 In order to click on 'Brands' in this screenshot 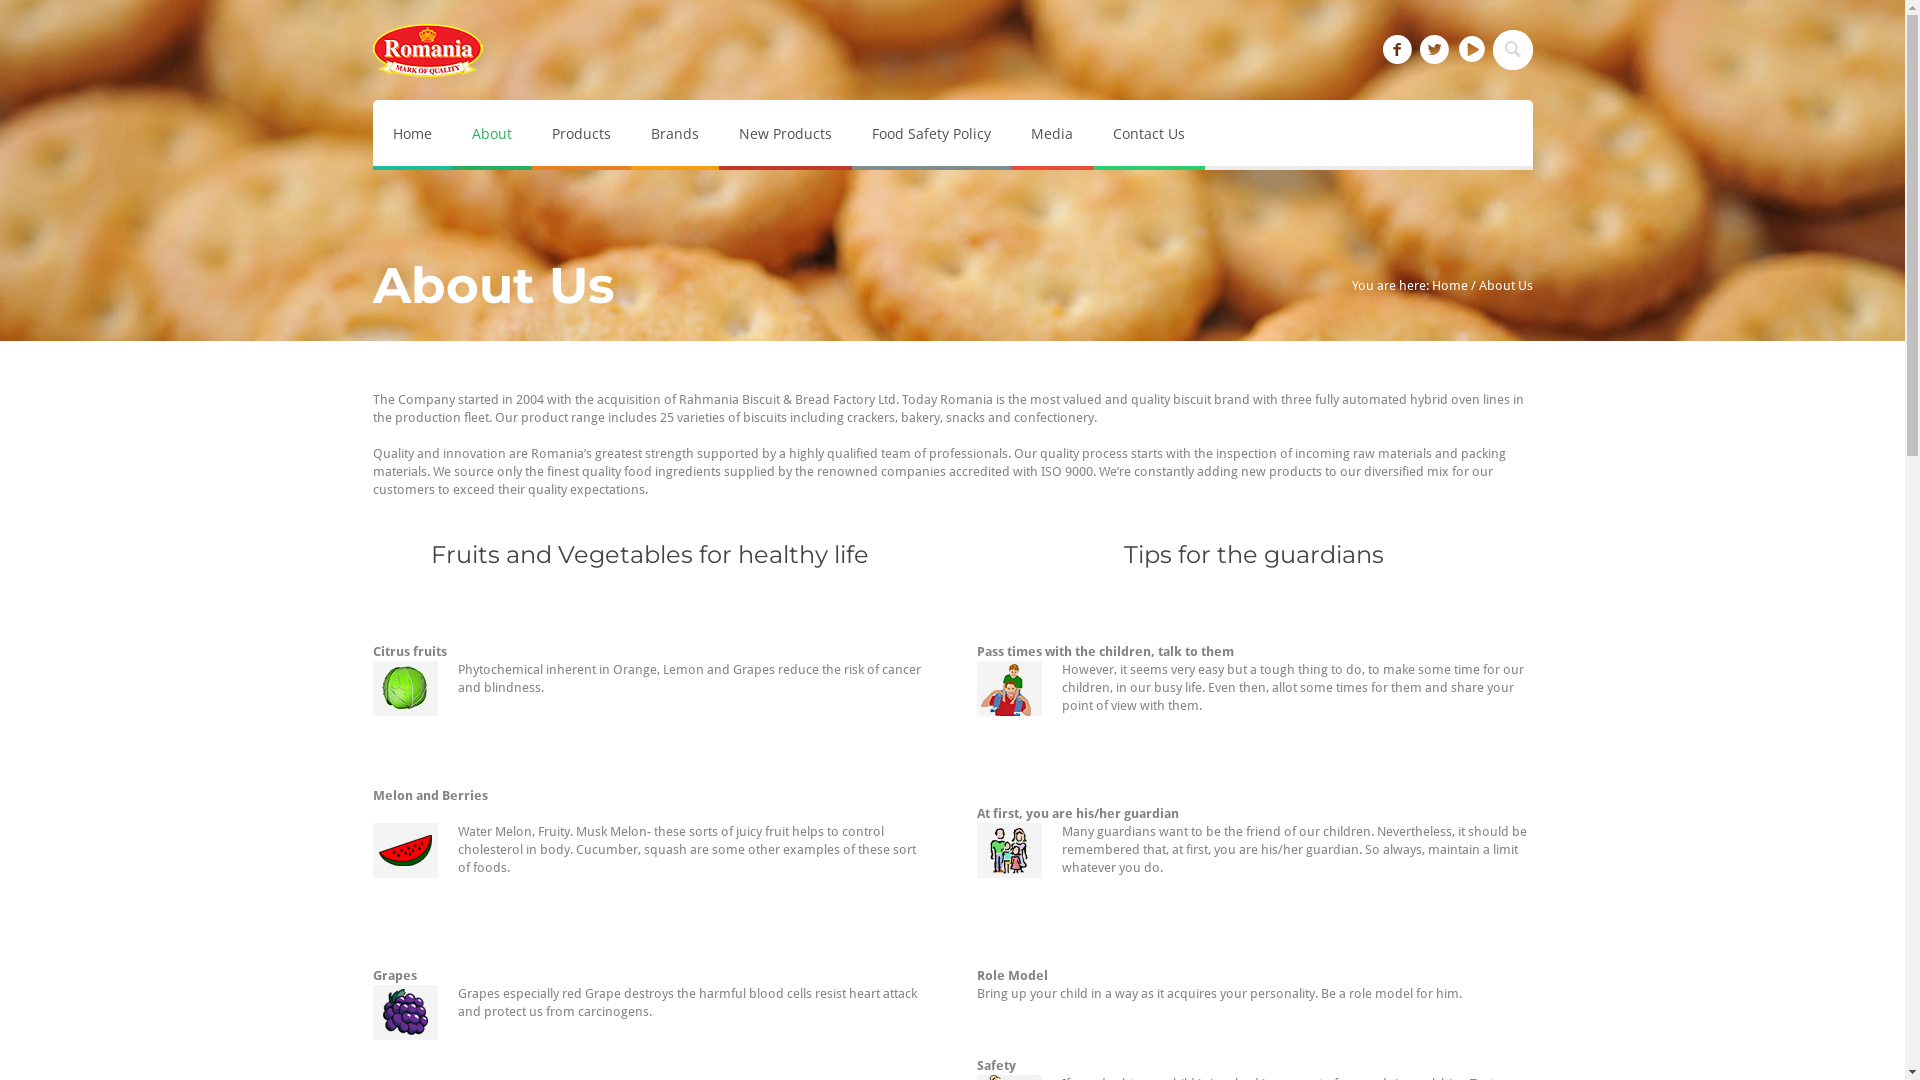, I will do `click(673, 135)`.